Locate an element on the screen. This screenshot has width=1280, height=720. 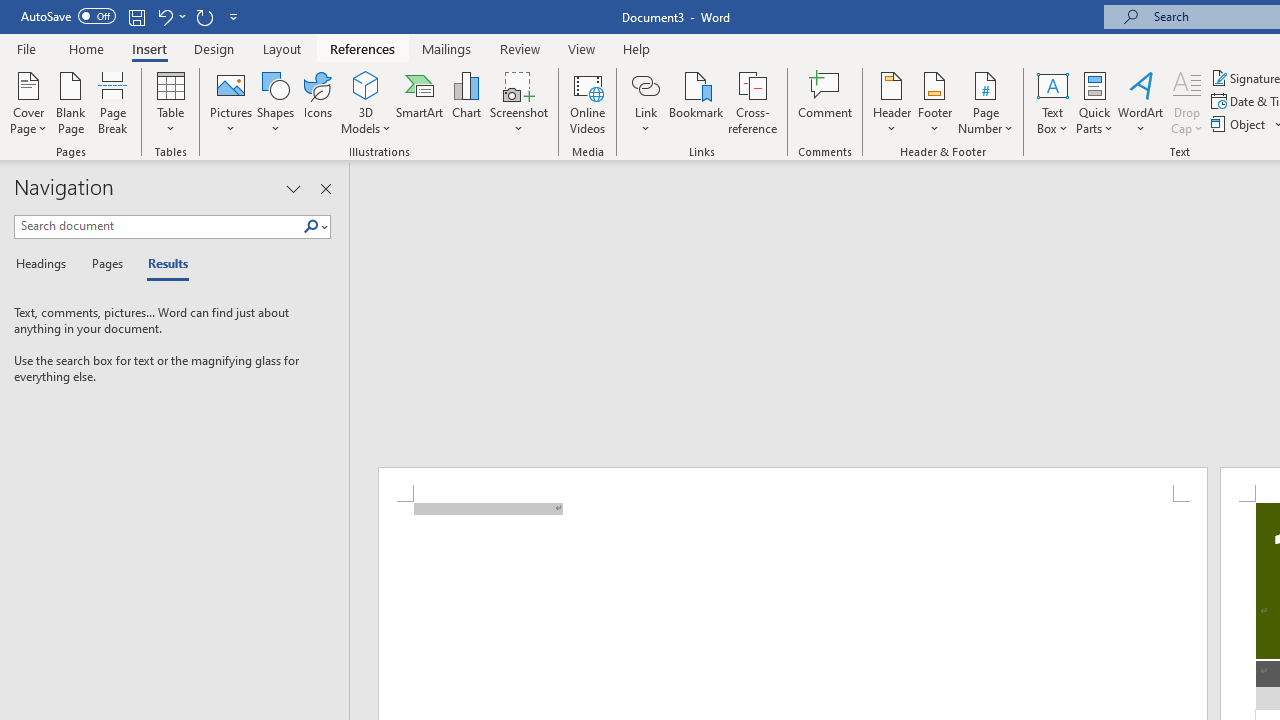
'WordArt' is located at coordinates (1141, 103).